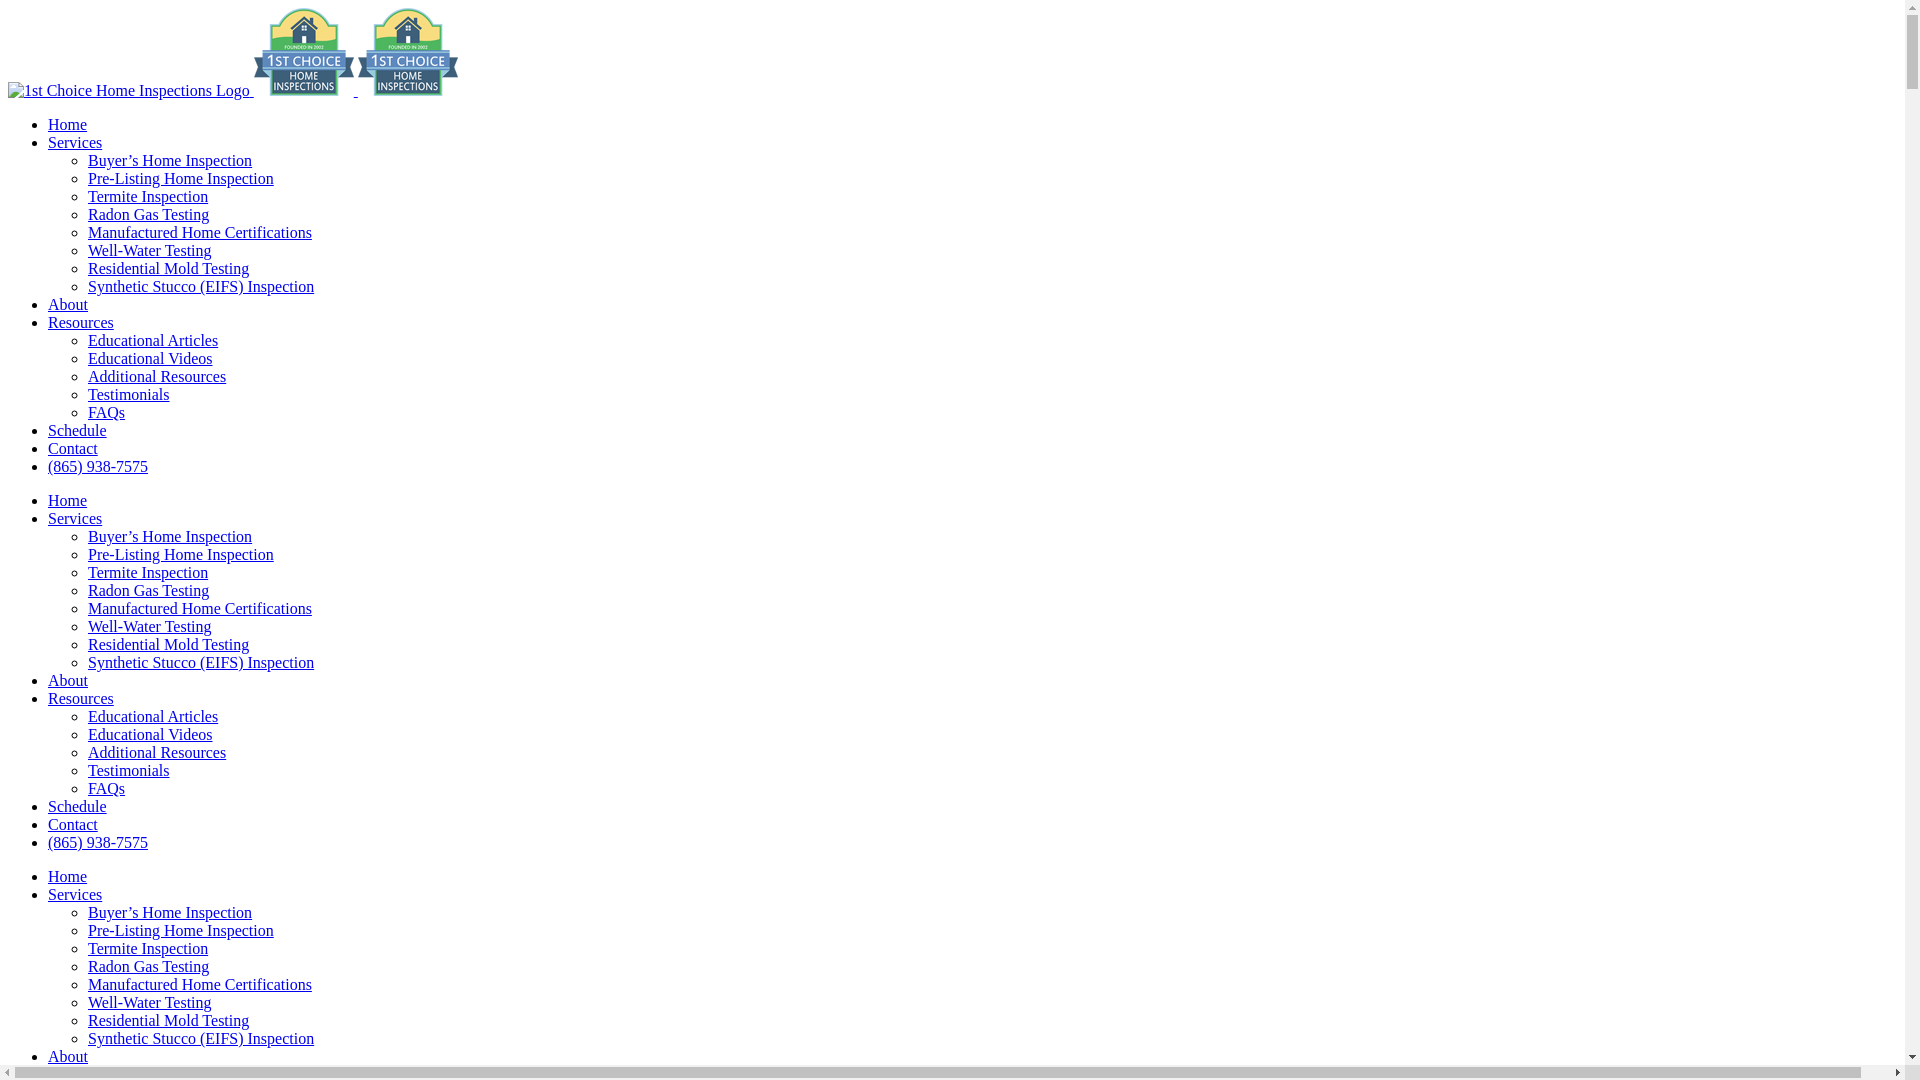 Image resolution: width=1920 pixels, height=1080 pixels. Describe the element at coordinates (86, 734) in the screenshot. I see `'Educational Videos'` at that location.